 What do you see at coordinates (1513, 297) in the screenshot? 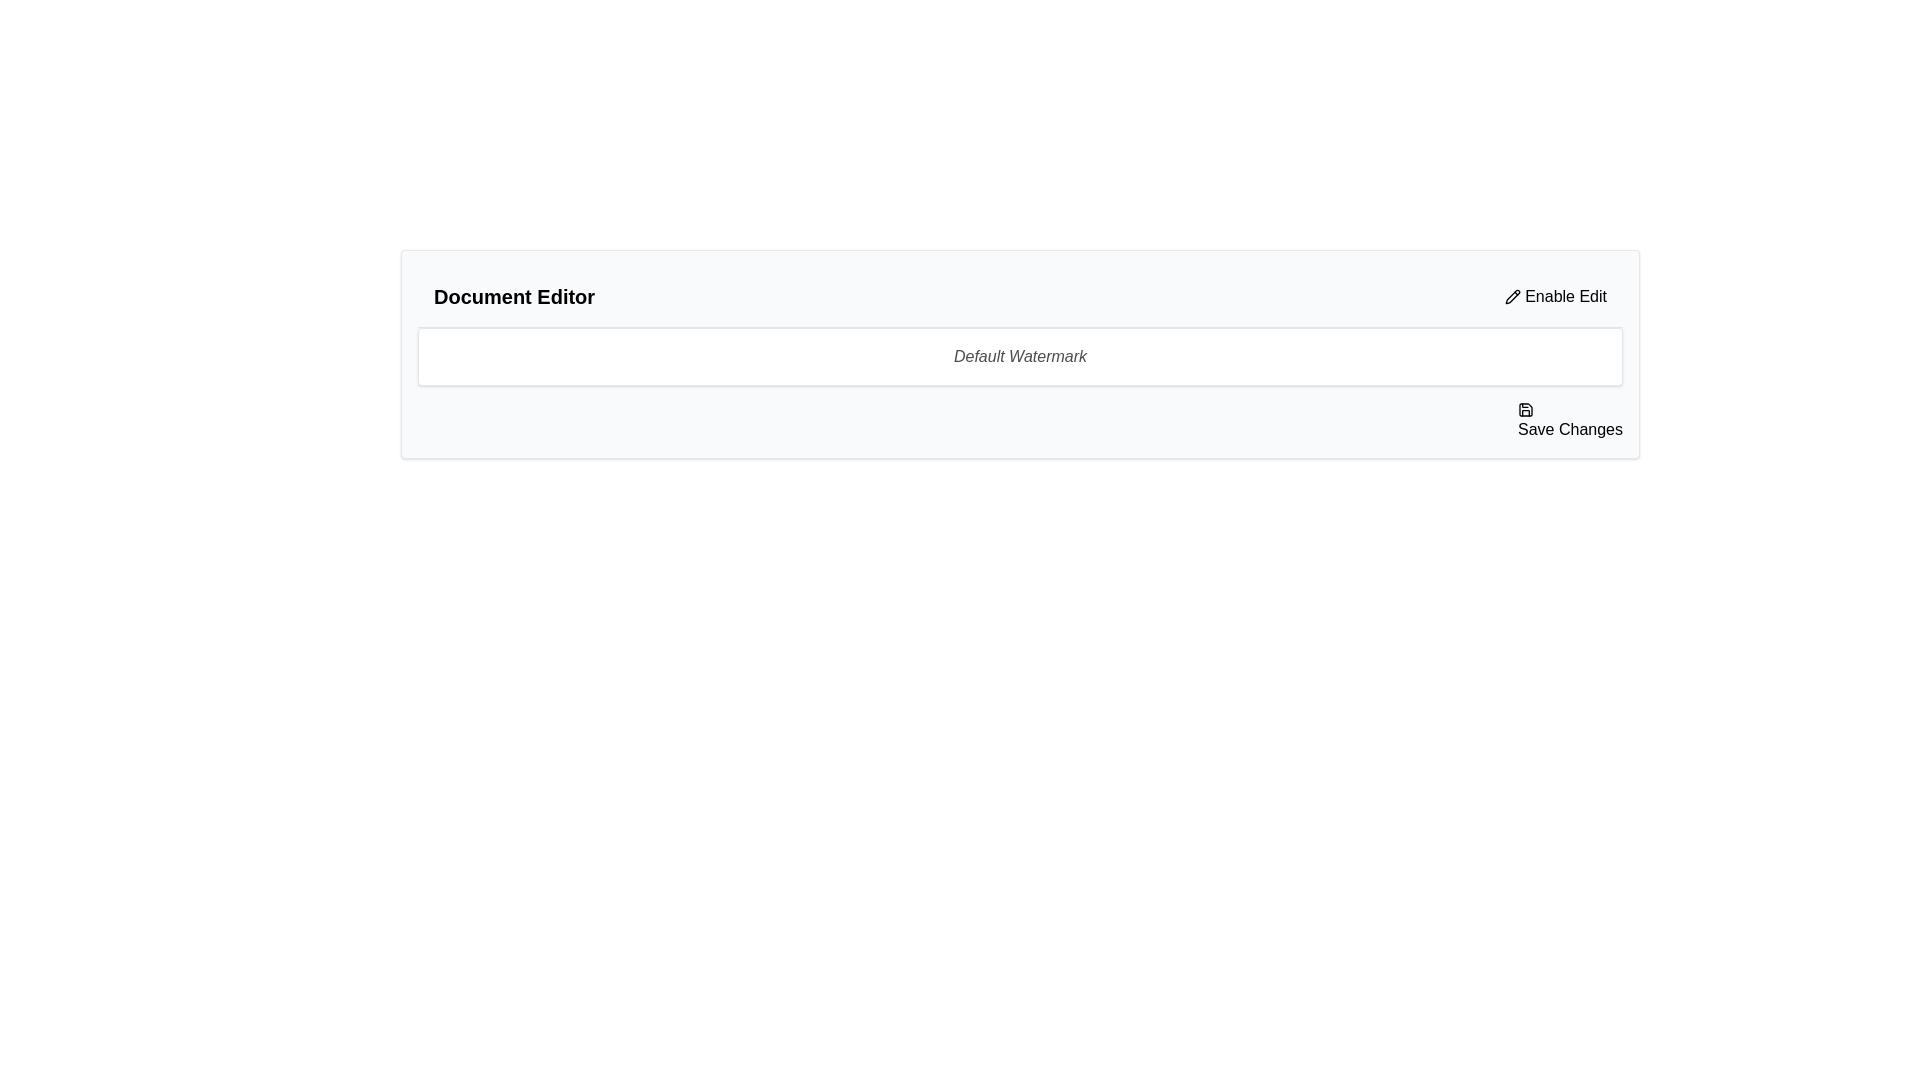
I see `the pencil-shaped icon located to the left of the 'Enable Edit' text within the button` at bounding box center [1513, 297].